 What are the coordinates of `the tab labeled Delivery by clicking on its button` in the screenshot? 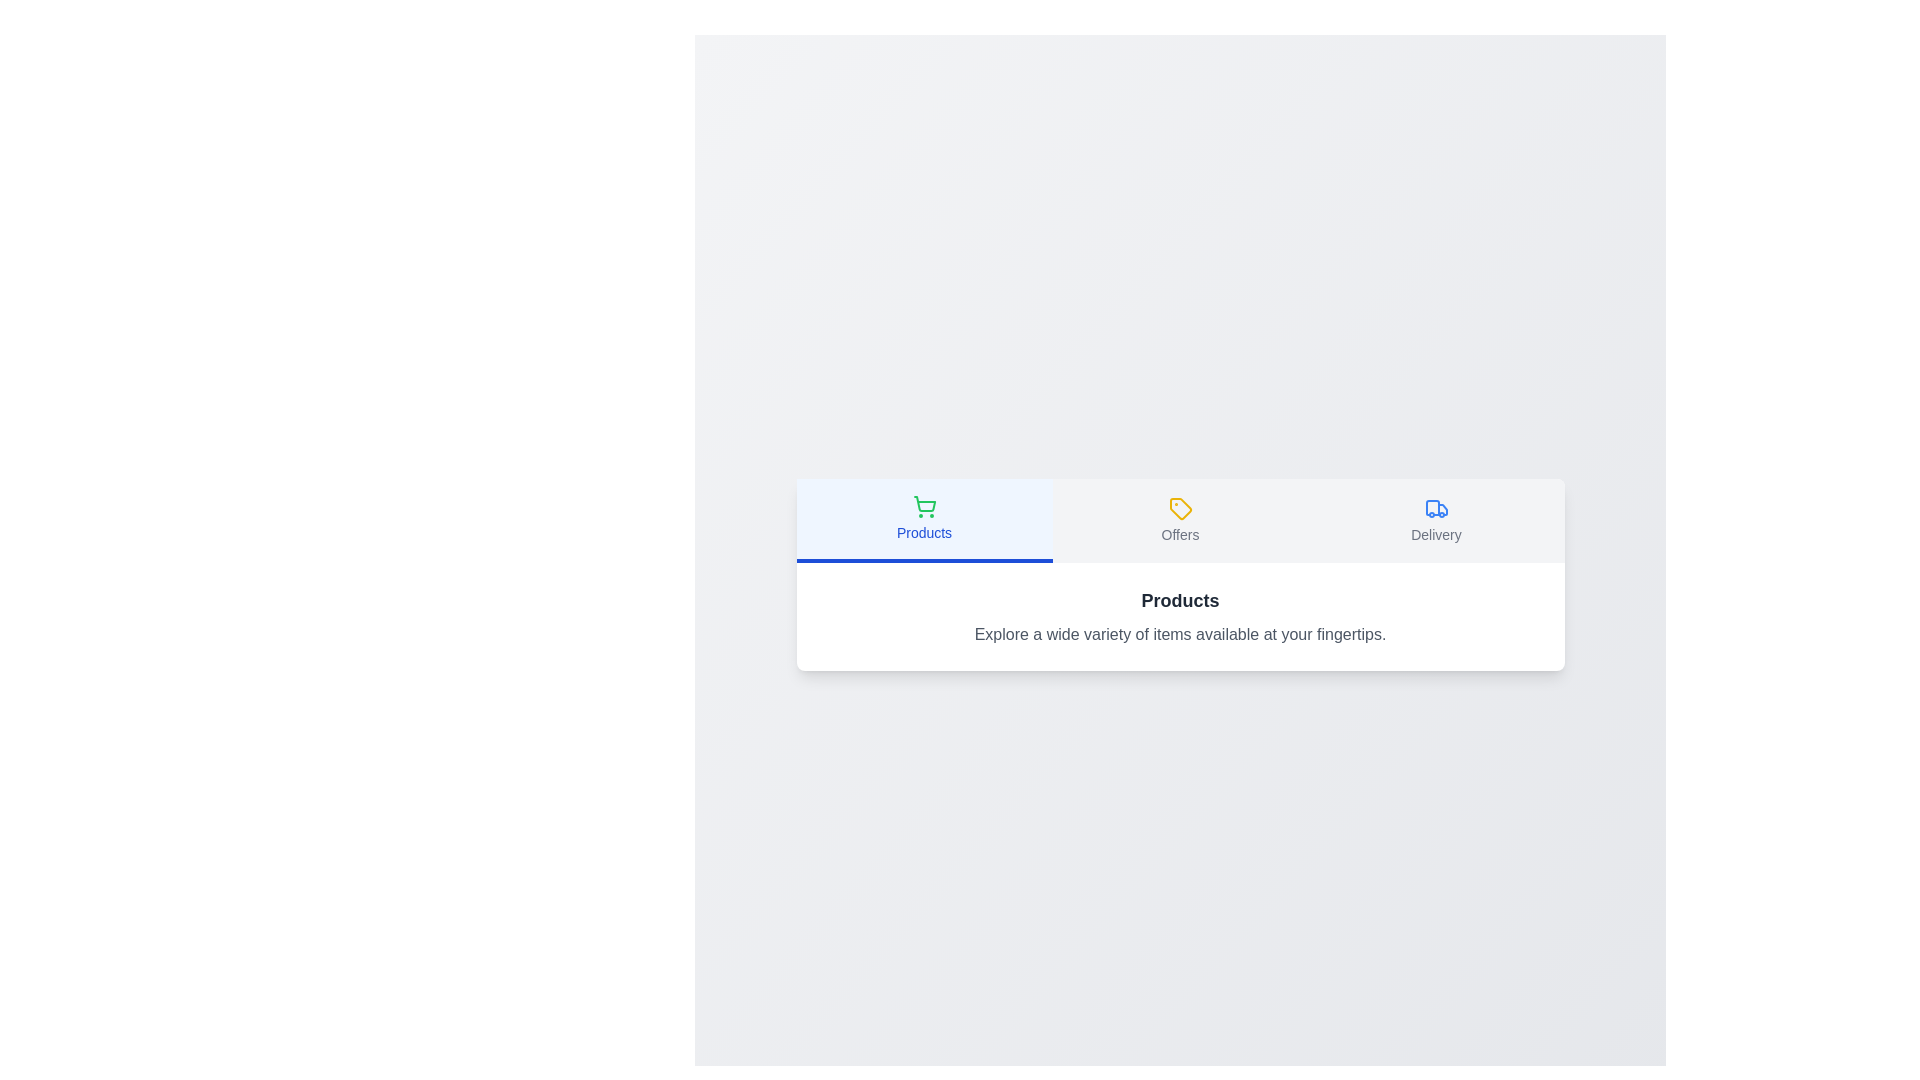 It's located at (1435, 519).